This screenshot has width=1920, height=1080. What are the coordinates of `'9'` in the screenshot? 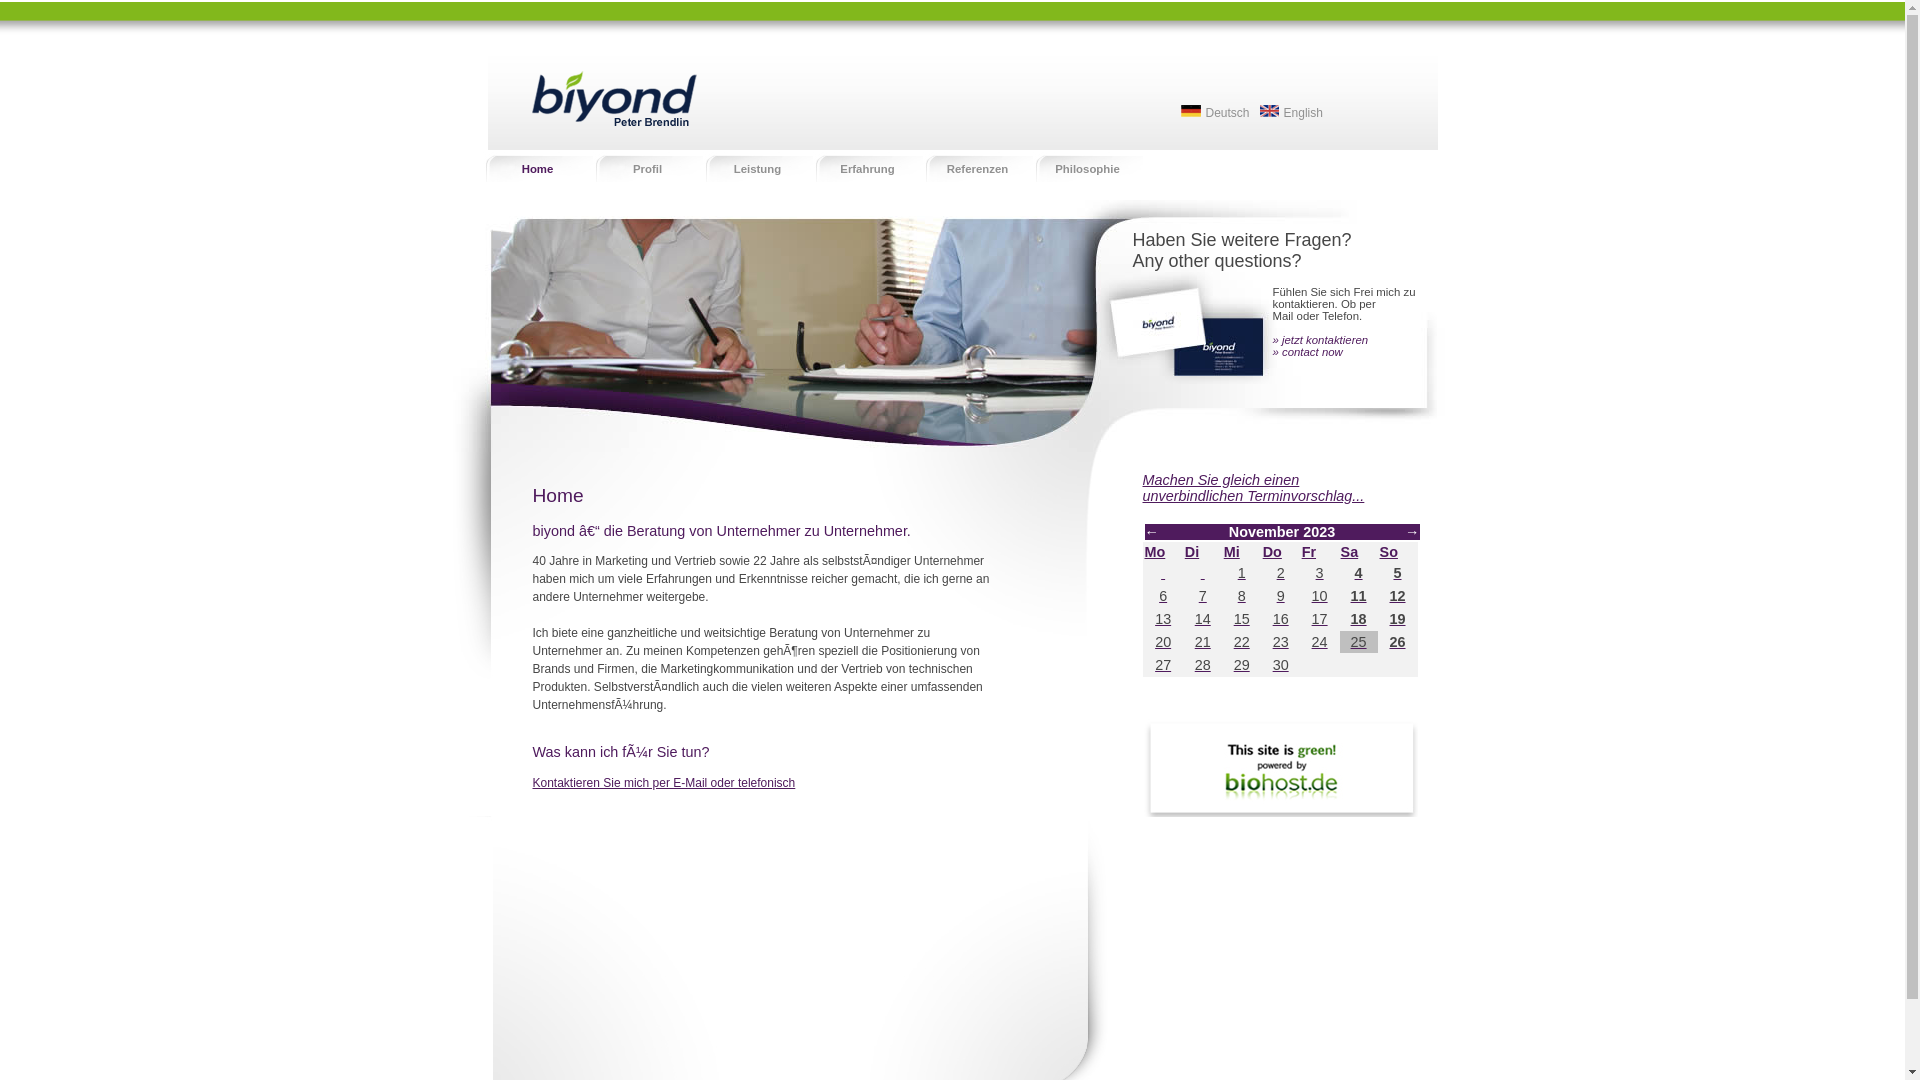 It's located at (1281, 595).